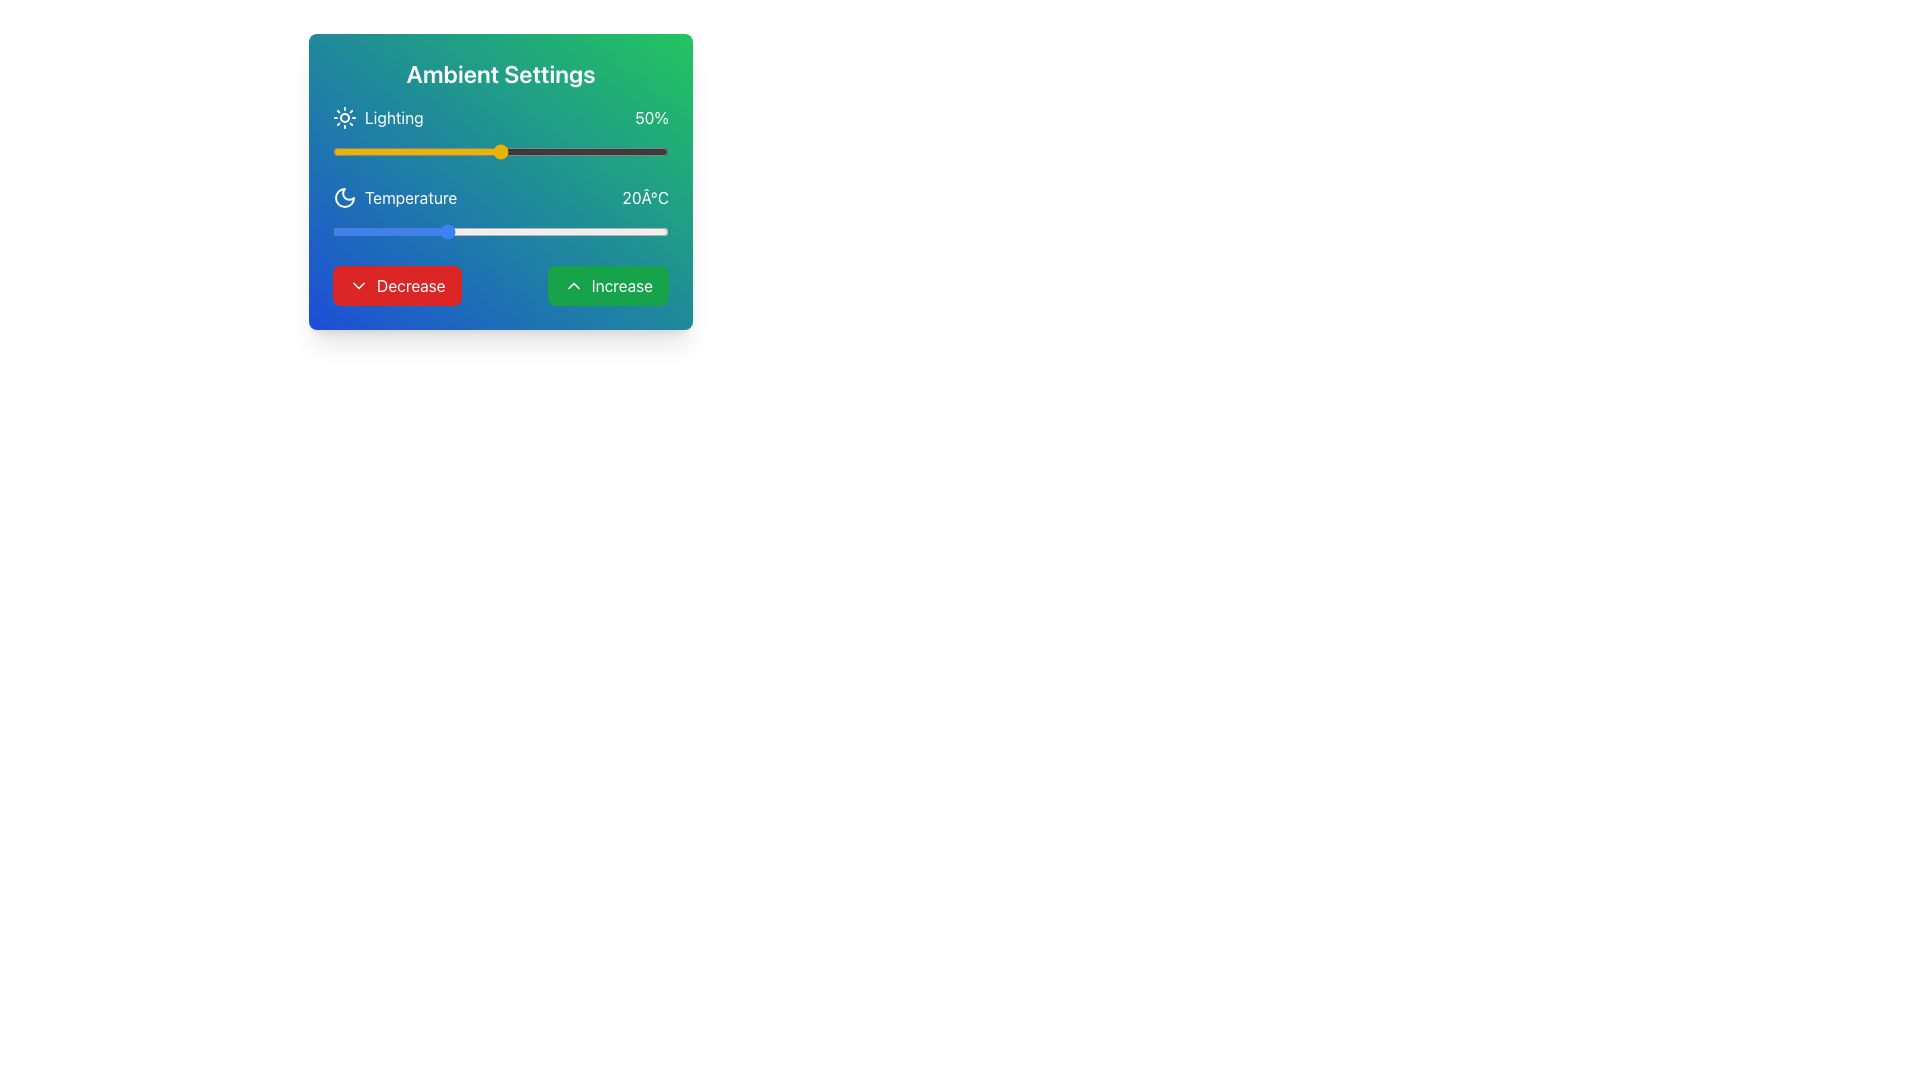 This screenshot has height=1080, width=1920. I want to click on the temperature, so click(512, 230).